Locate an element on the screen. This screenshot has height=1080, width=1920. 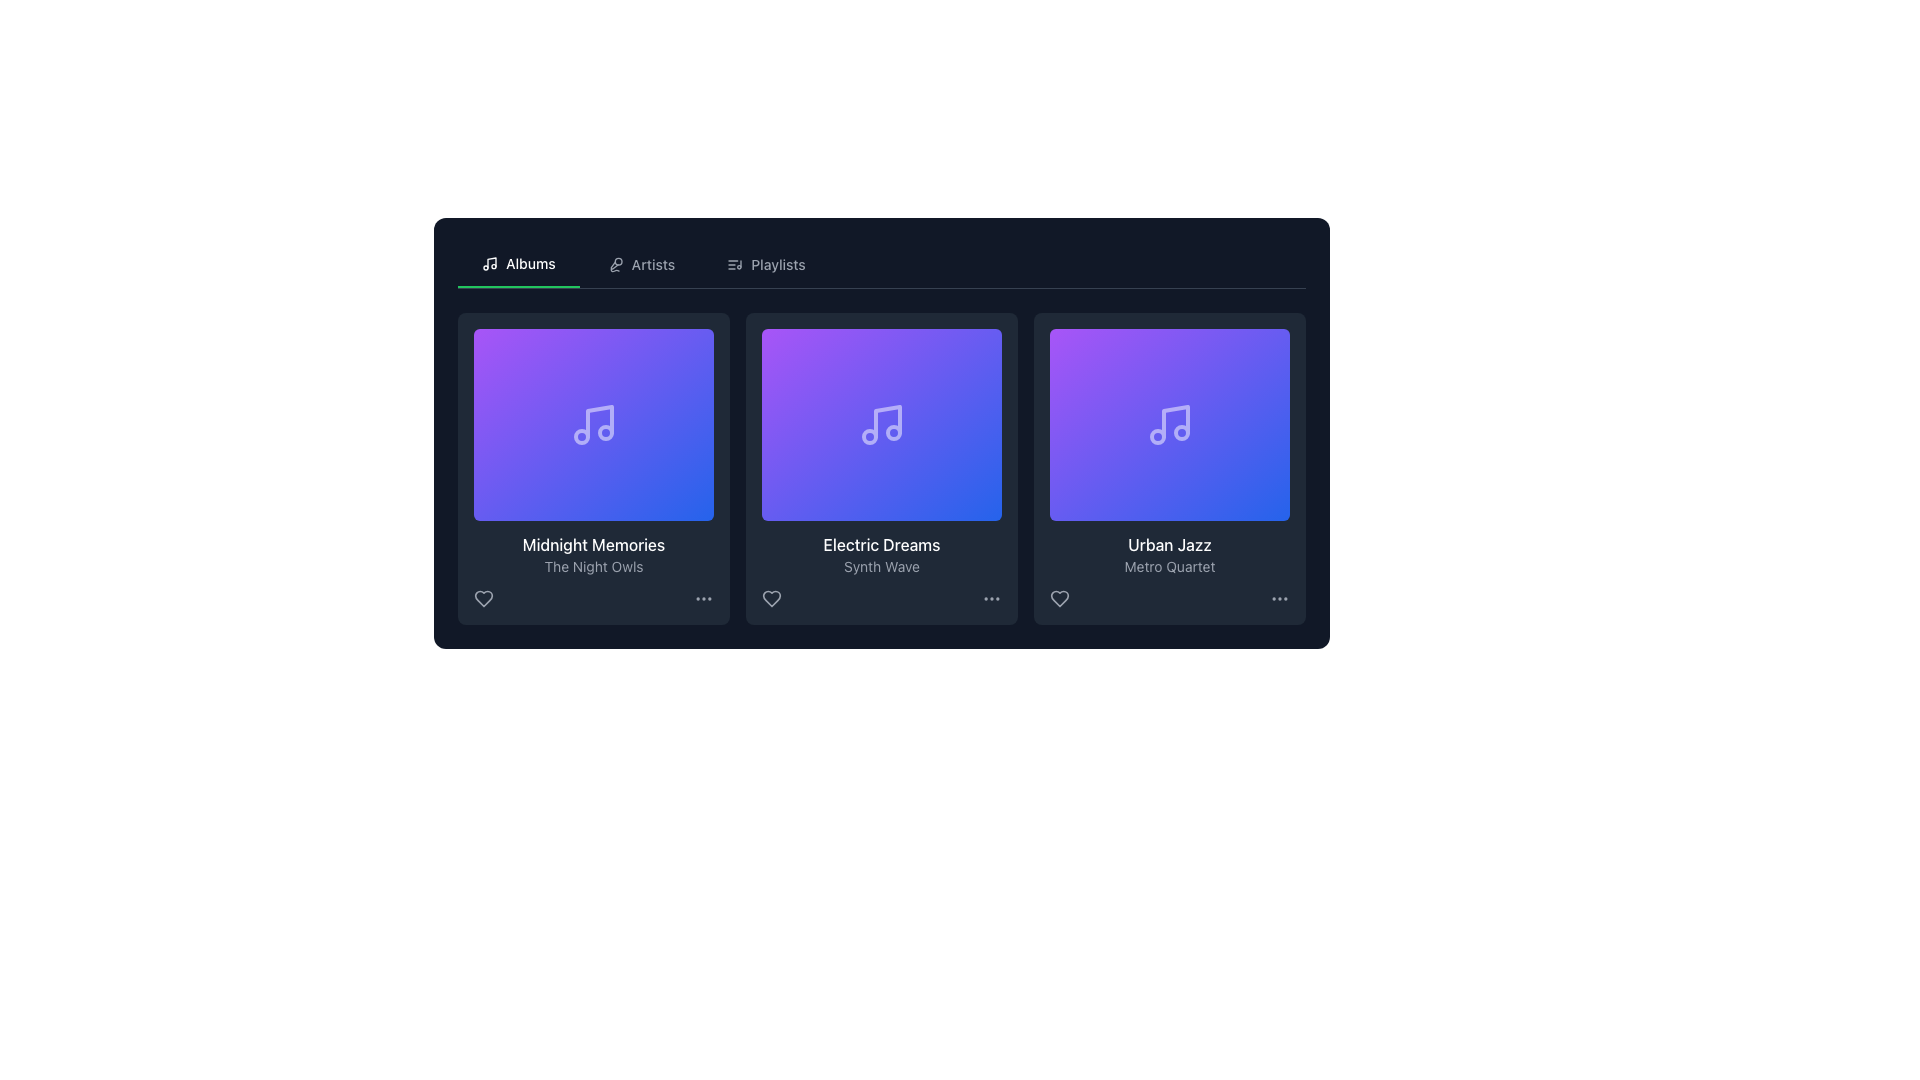
the Ellipsis button, which consists of three small gray circular dots arranged horizontally, located below the 'Urban Jazz - Metro Quartet' content block is located at coordinates (1280, 597).